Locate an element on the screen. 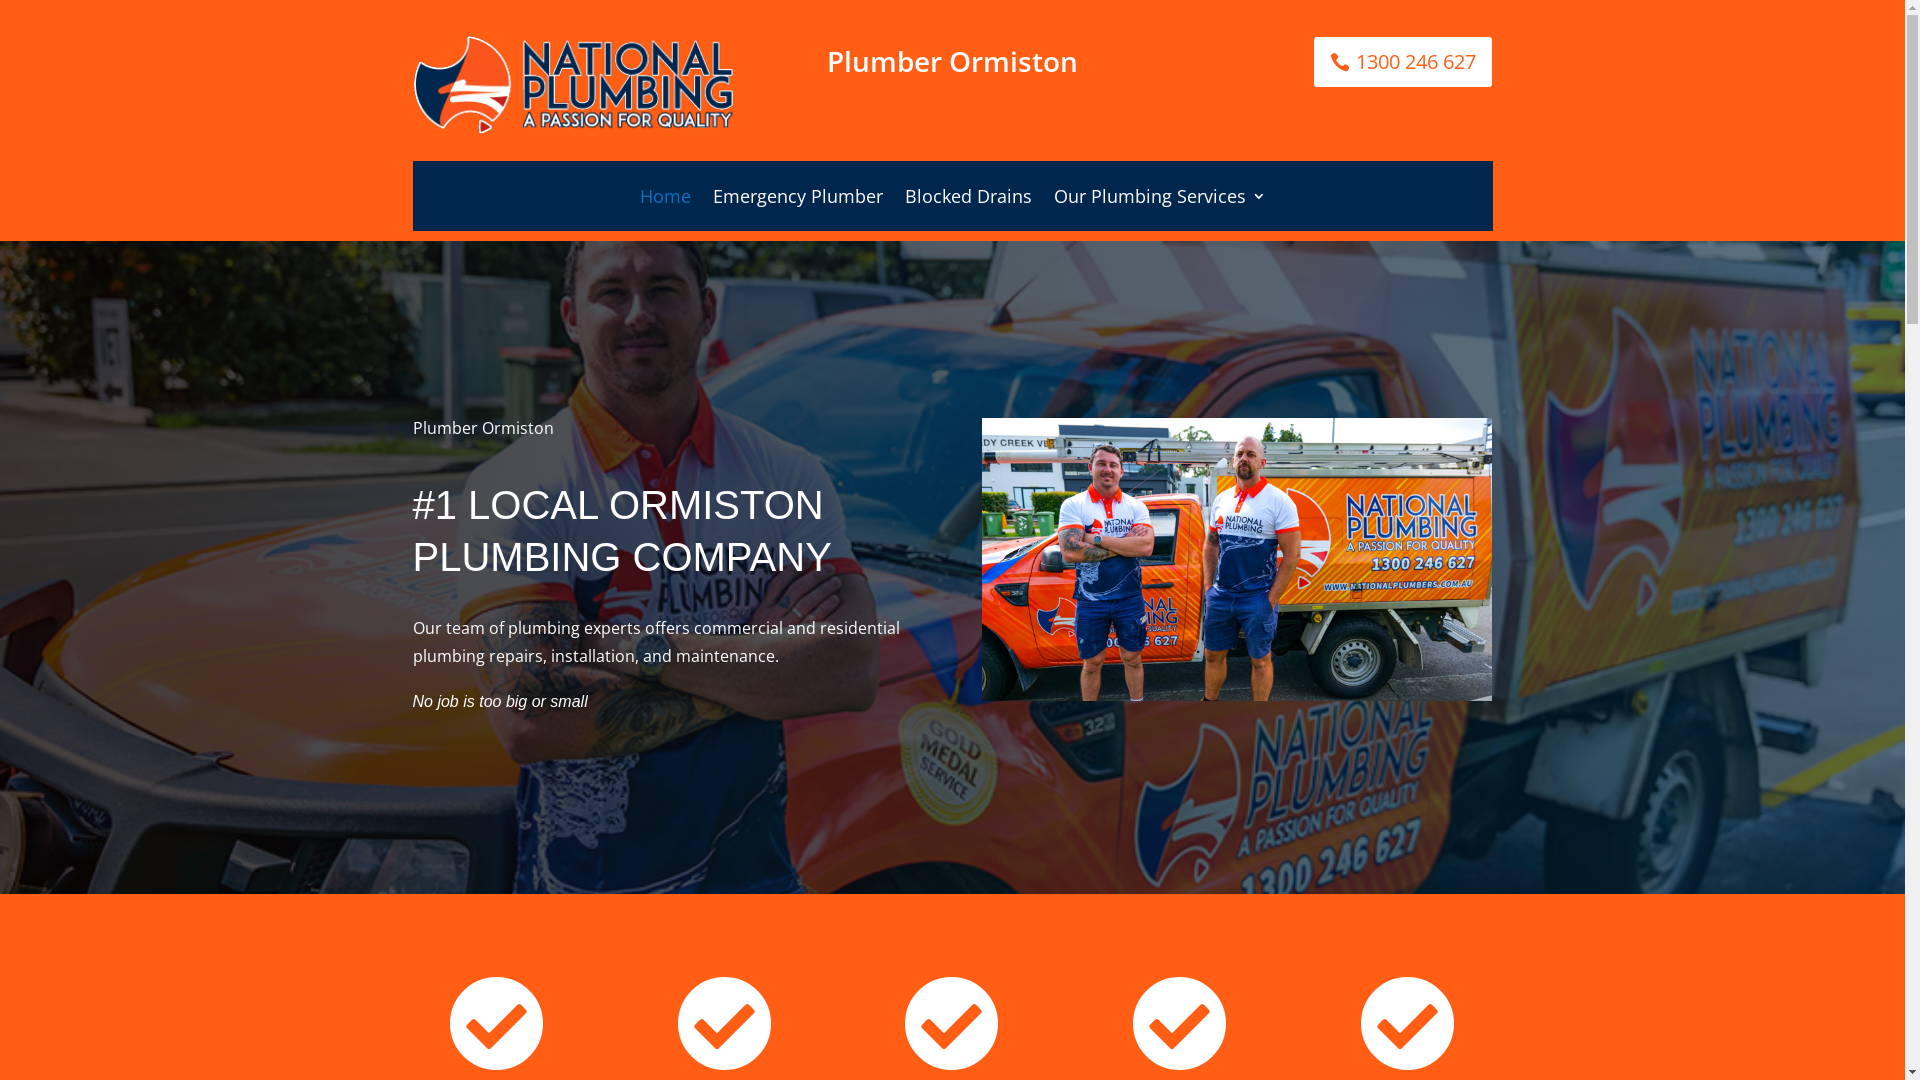 Image resolution: width=1920 pixels, height=1080 pixels. 'Plumber Ormiston' is located at coordinates (1236, 559).